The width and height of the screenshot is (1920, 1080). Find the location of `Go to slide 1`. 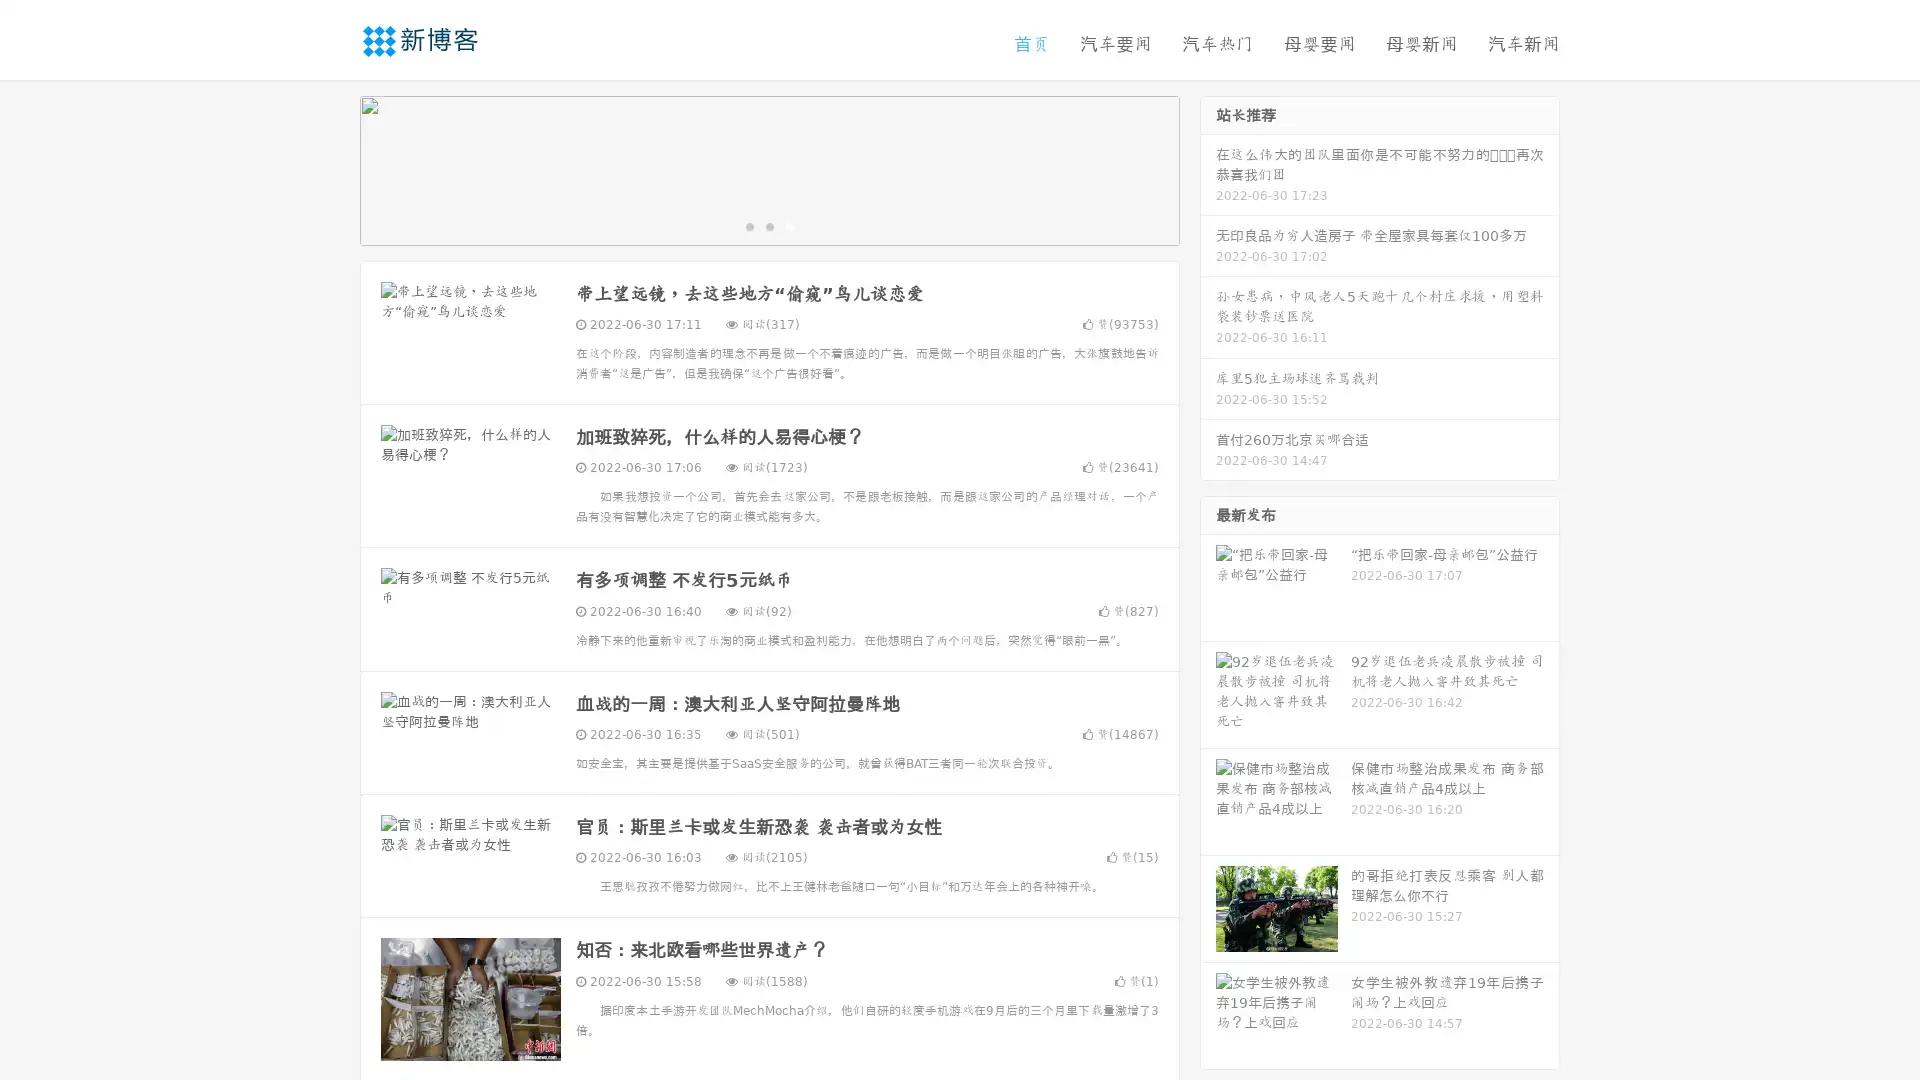

Go to slide 1 is located at coordinates (748, 225).